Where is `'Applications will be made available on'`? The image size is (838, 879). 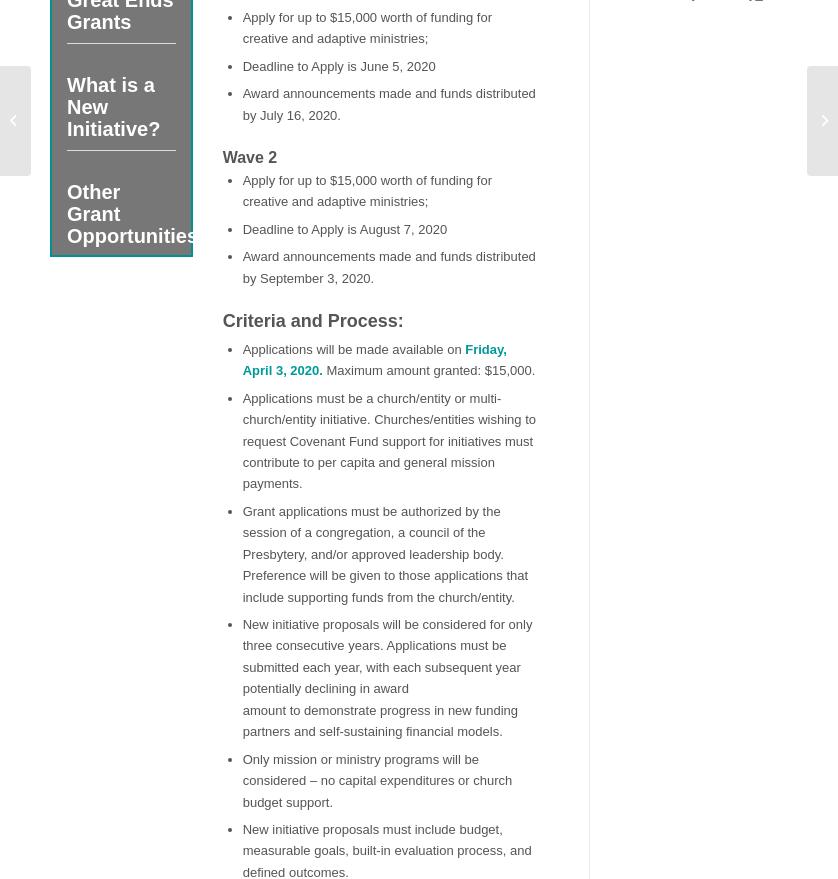 'Applications will be made available on' is located at coordinates (241, 347).